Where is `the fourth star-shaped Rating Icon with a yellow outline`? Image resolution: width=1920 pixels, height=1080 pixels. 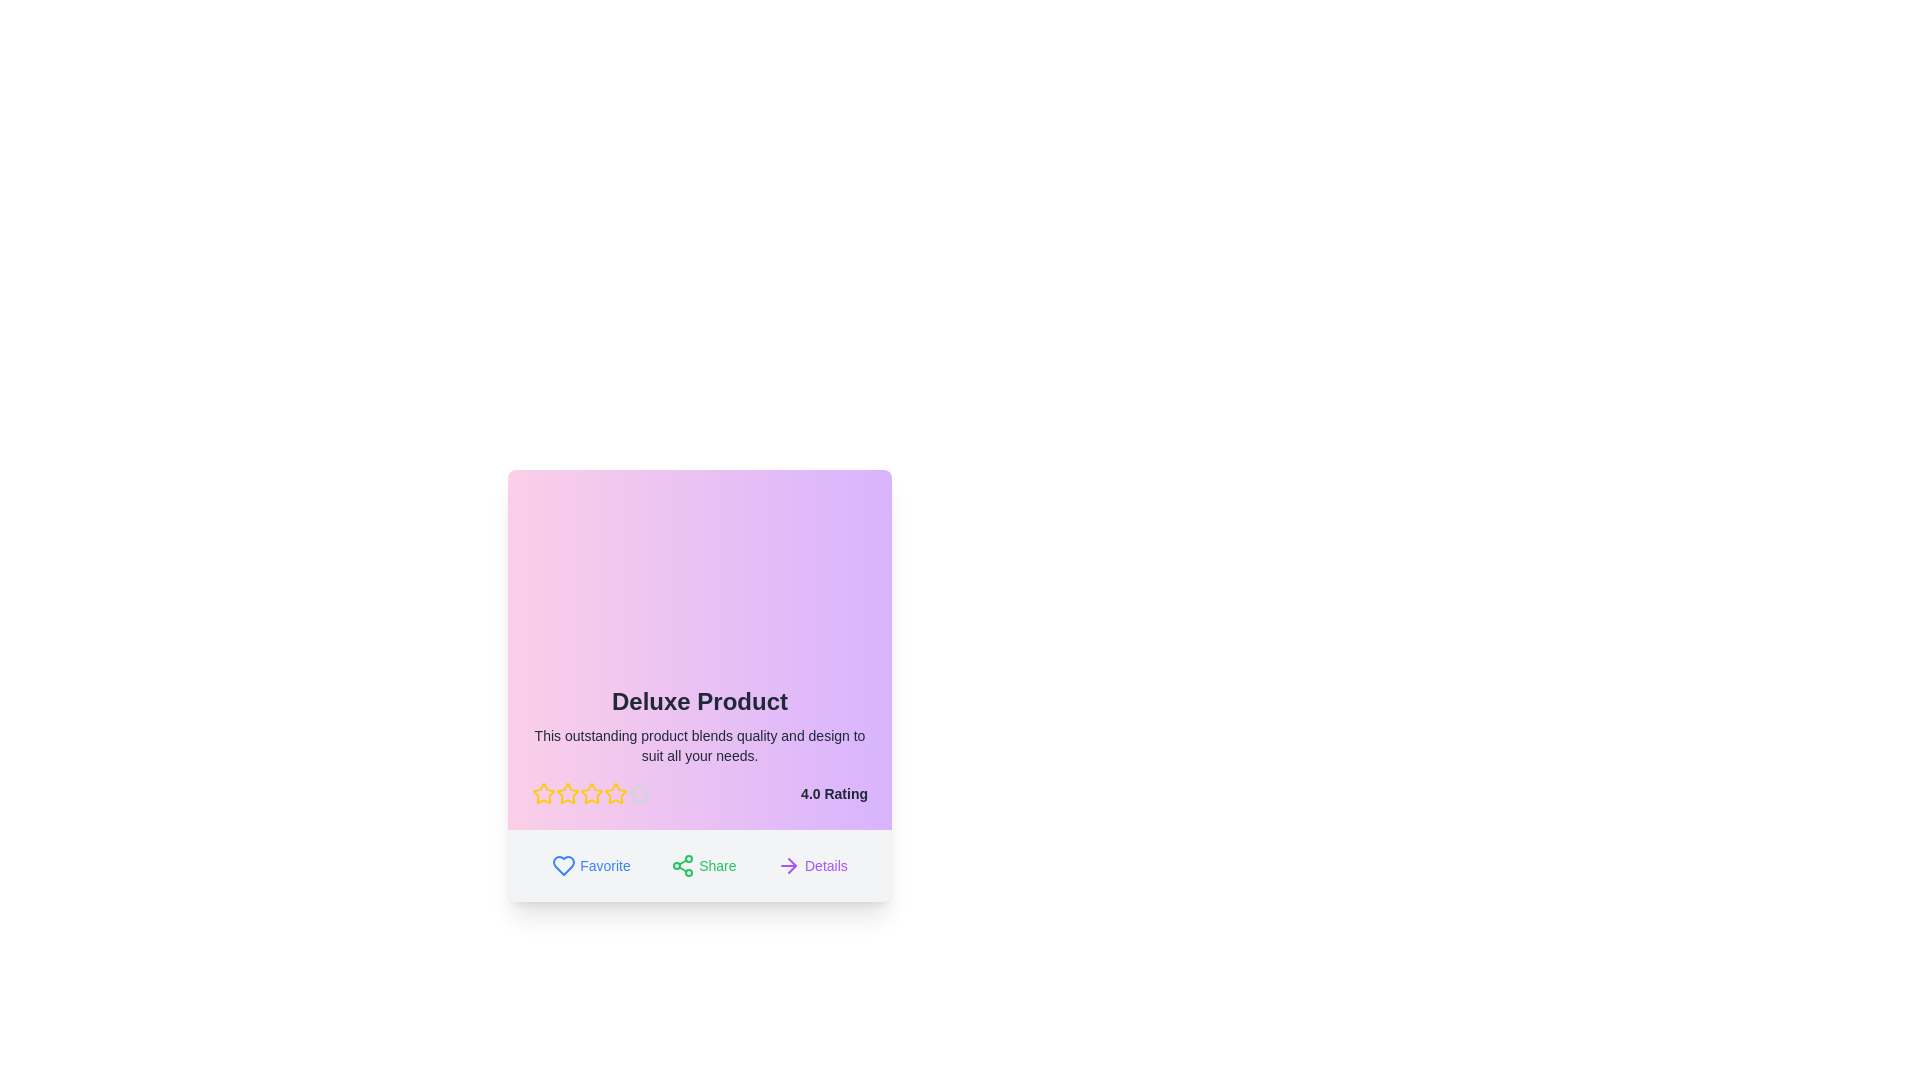
the fourth star-shaped Rating Icon with a yellow outline is located at coordinates (590, 793).